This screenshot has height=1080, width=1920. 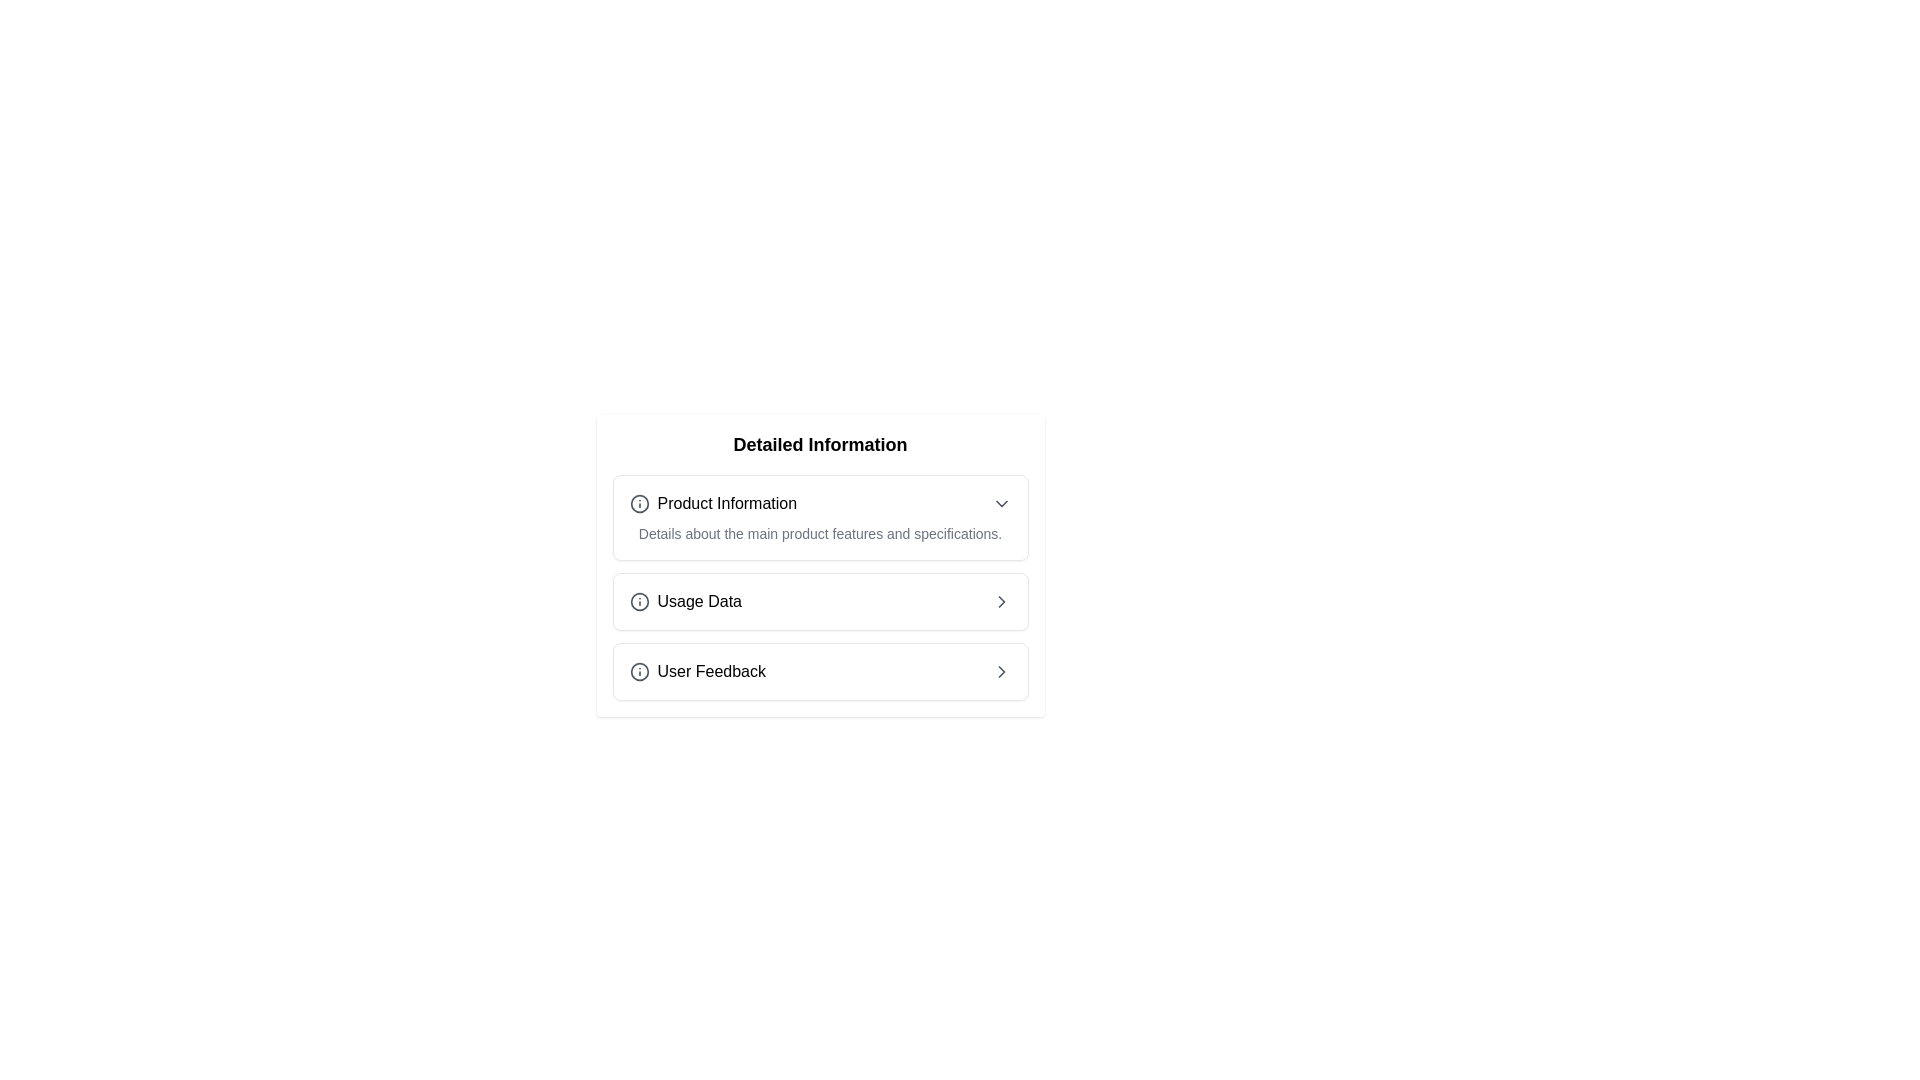 What do you see at coordinates (638, 503) in the screenshot?
I see `the informational icon located to the left of the 'Product Information' text in the 'Detailed Information' section` at bounding box center [638, 503].